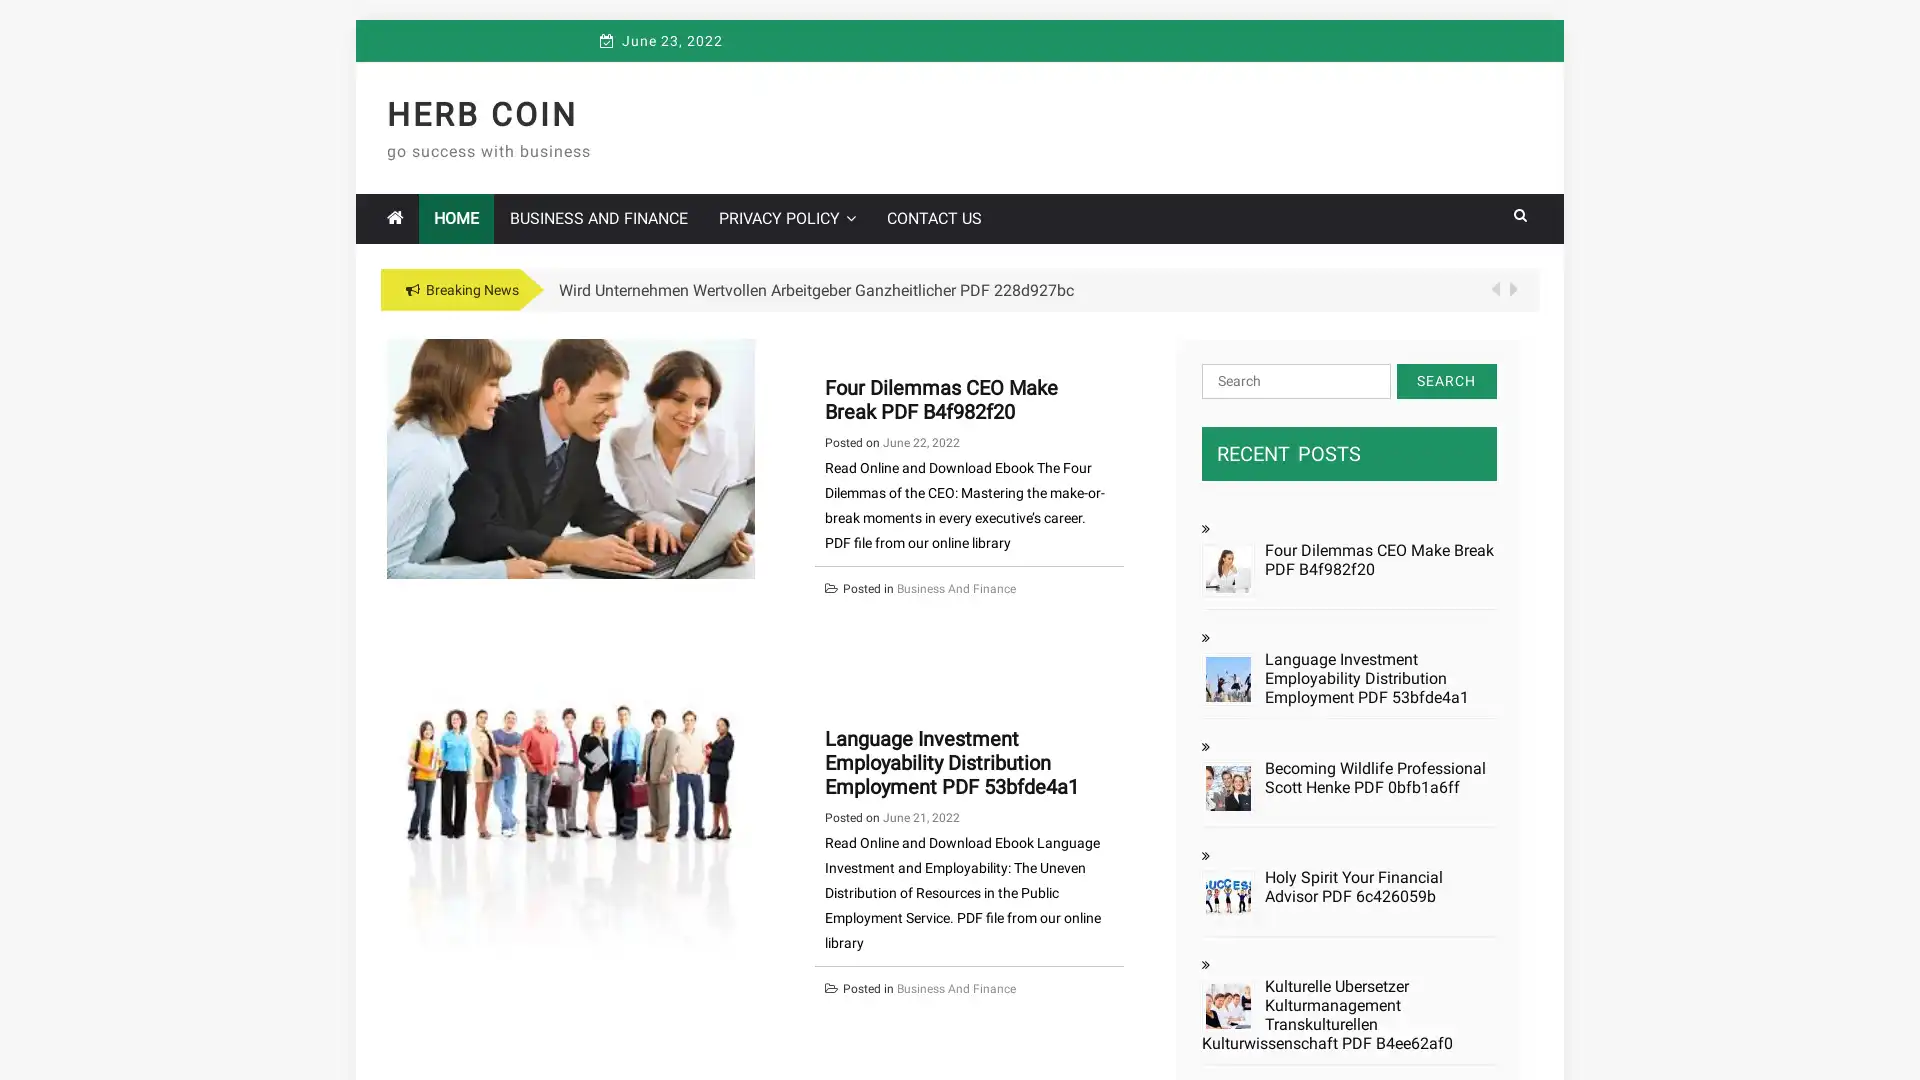  I want to click on Search, so click(1445, 380).